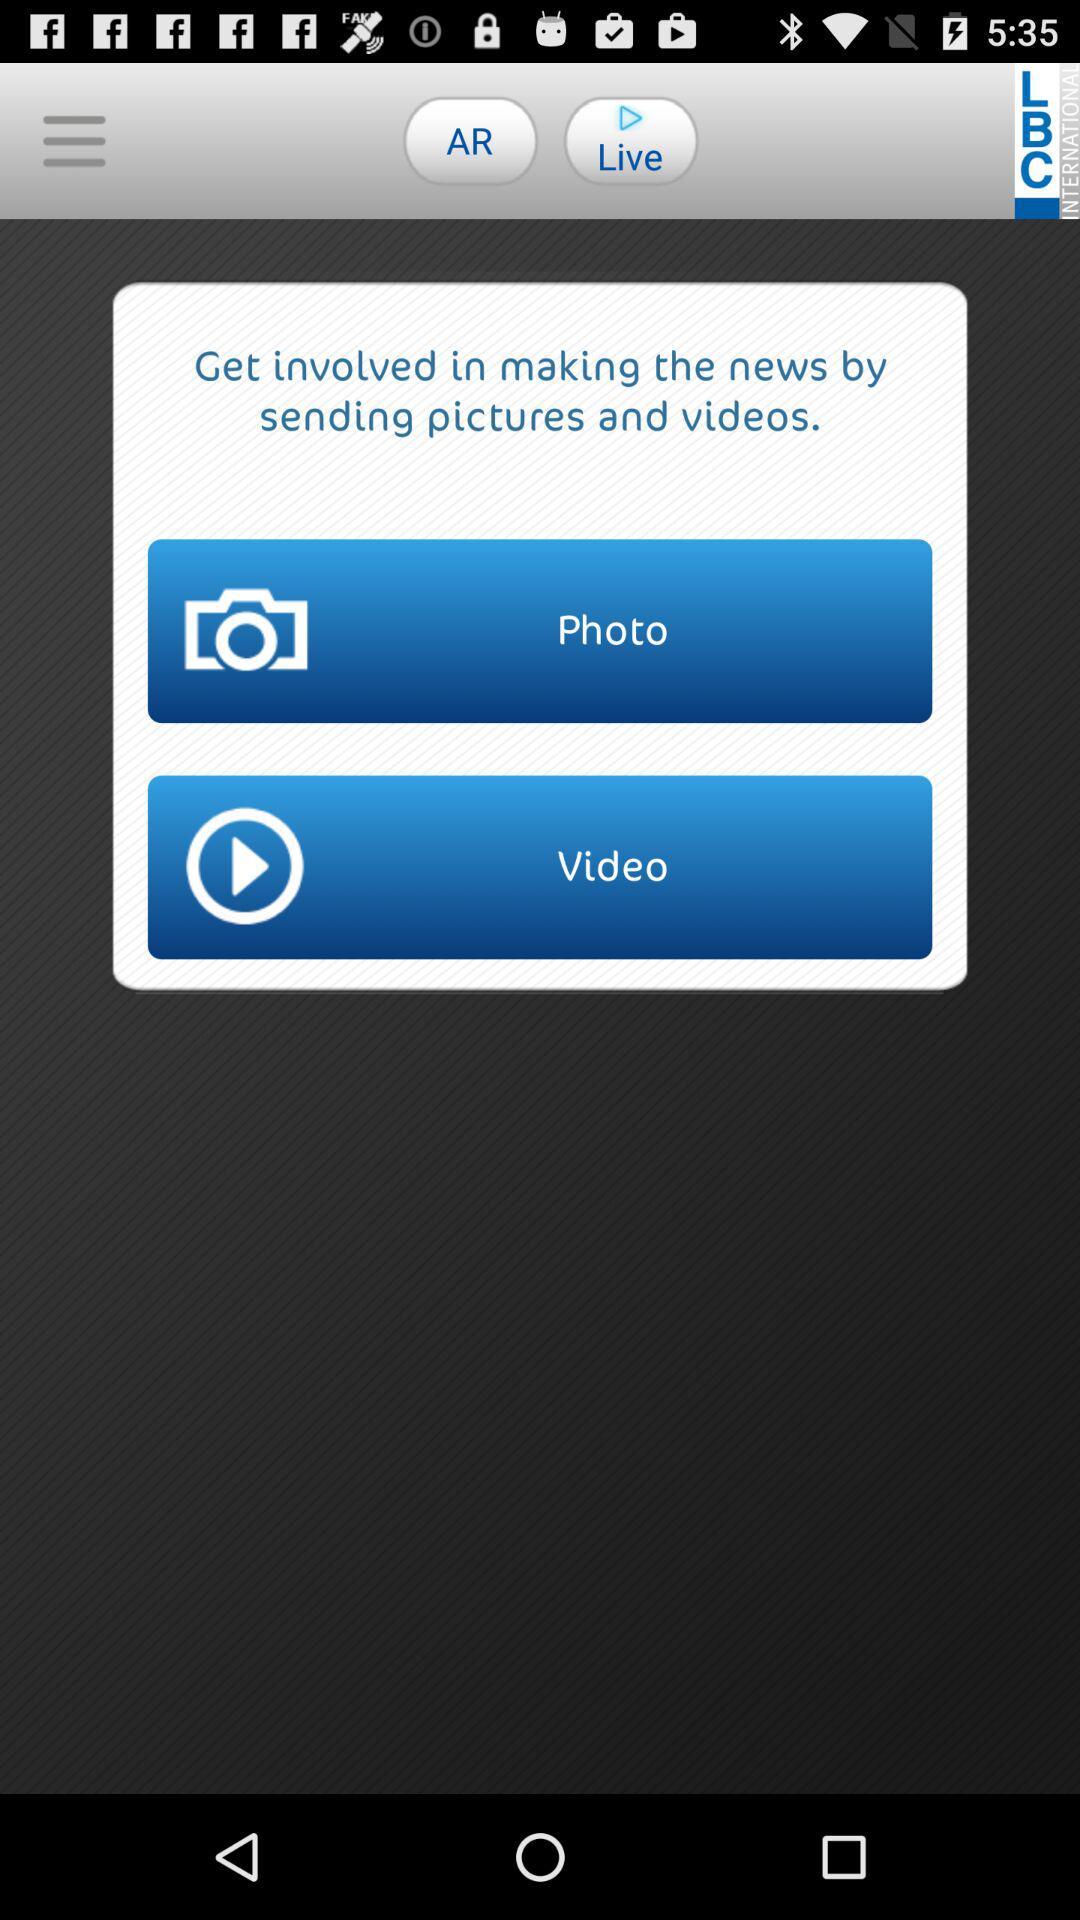 The height and width of the screenshot is (1920, 1080). What do you see at coordinates (72, 139) in the screenshot?
I see `icon at the top left corner` at bounding box center [72, 139].